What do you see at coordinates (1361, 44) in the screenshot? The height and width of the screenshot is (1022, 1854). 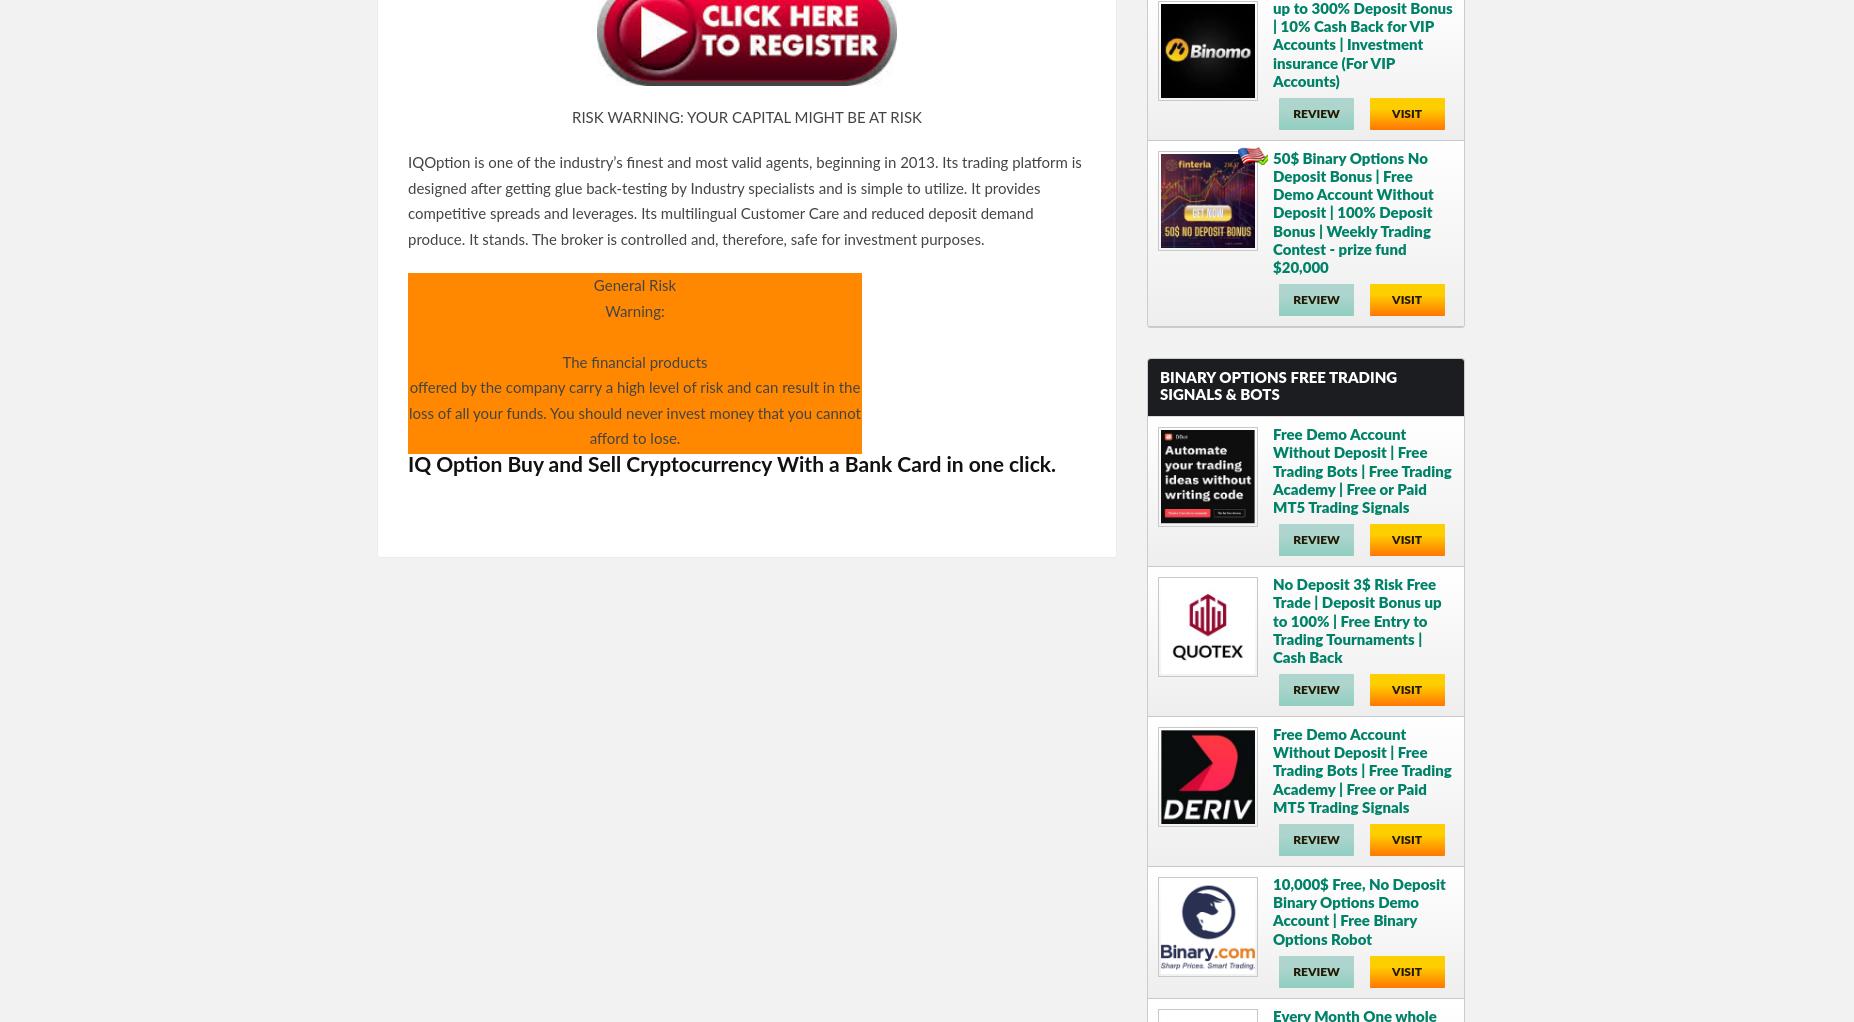 I see `'up to 300% Deposit Bonus | 10% Cash Back for VIP Accounts | Investment insurance (For VIP Accounts)'` at bounding box center [1361, 44].